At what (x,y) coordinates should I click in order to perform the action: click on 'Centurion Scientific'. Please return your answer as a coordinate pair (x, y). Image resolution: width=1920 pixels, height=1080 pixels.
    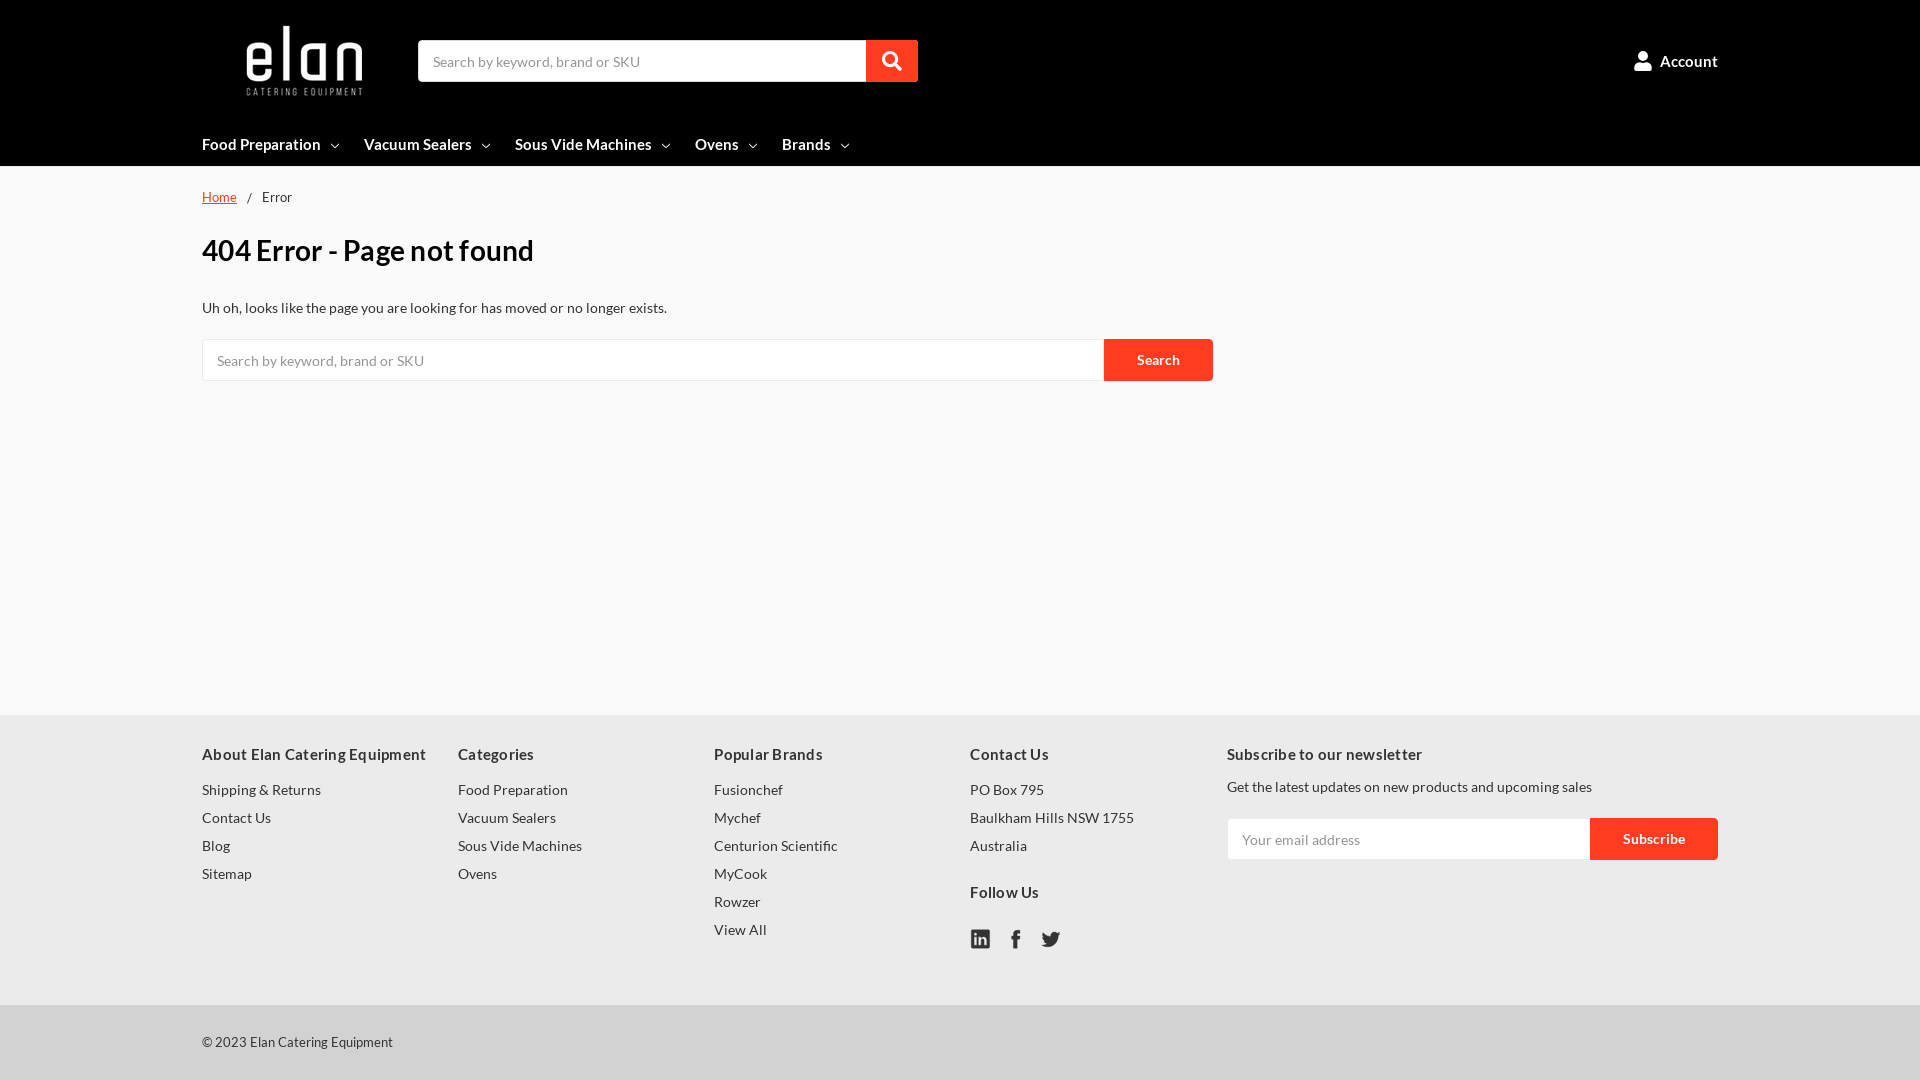
    Looking at the image, I should click on (714, 845).